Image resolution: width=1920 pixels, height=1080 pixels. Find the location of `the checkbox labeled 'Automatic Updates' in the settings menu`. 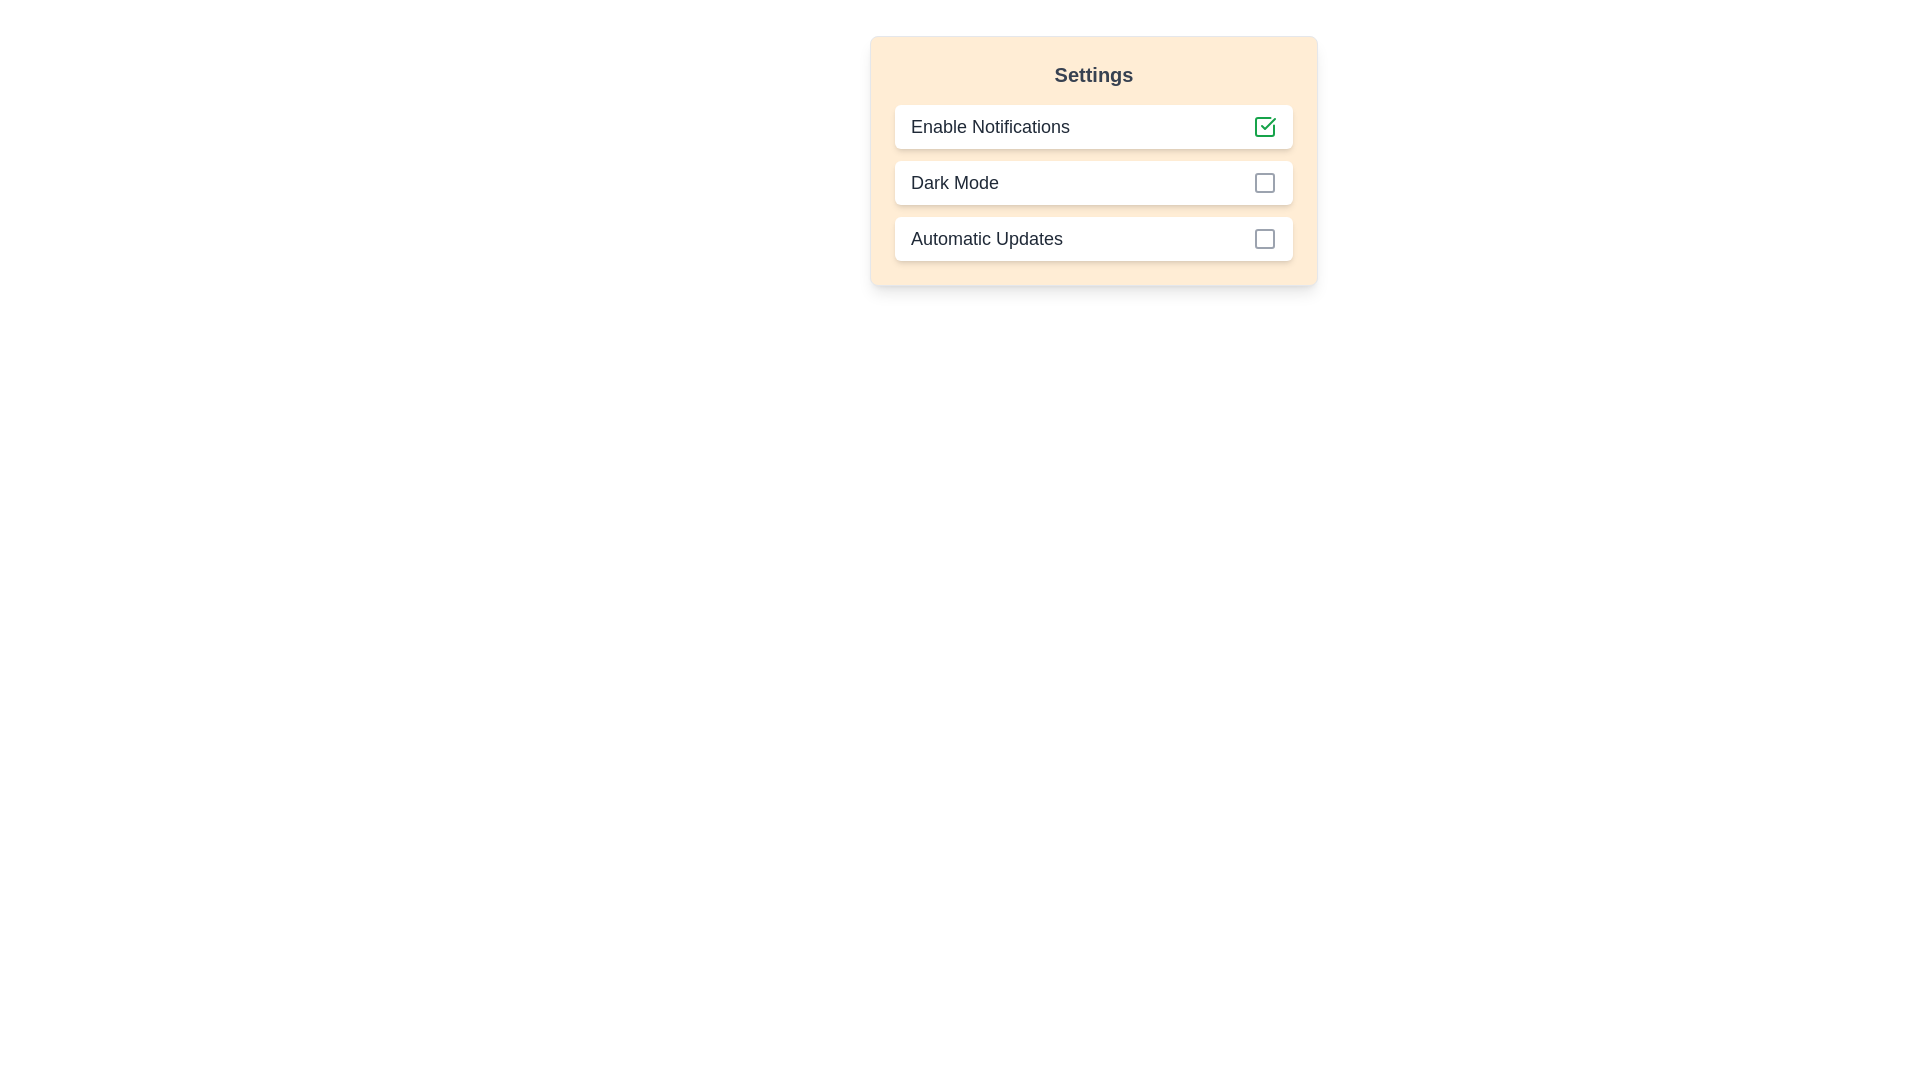

the checkbox labeled 'Automatic Updates' in the settings menu is located at coordinates (1093, 238).